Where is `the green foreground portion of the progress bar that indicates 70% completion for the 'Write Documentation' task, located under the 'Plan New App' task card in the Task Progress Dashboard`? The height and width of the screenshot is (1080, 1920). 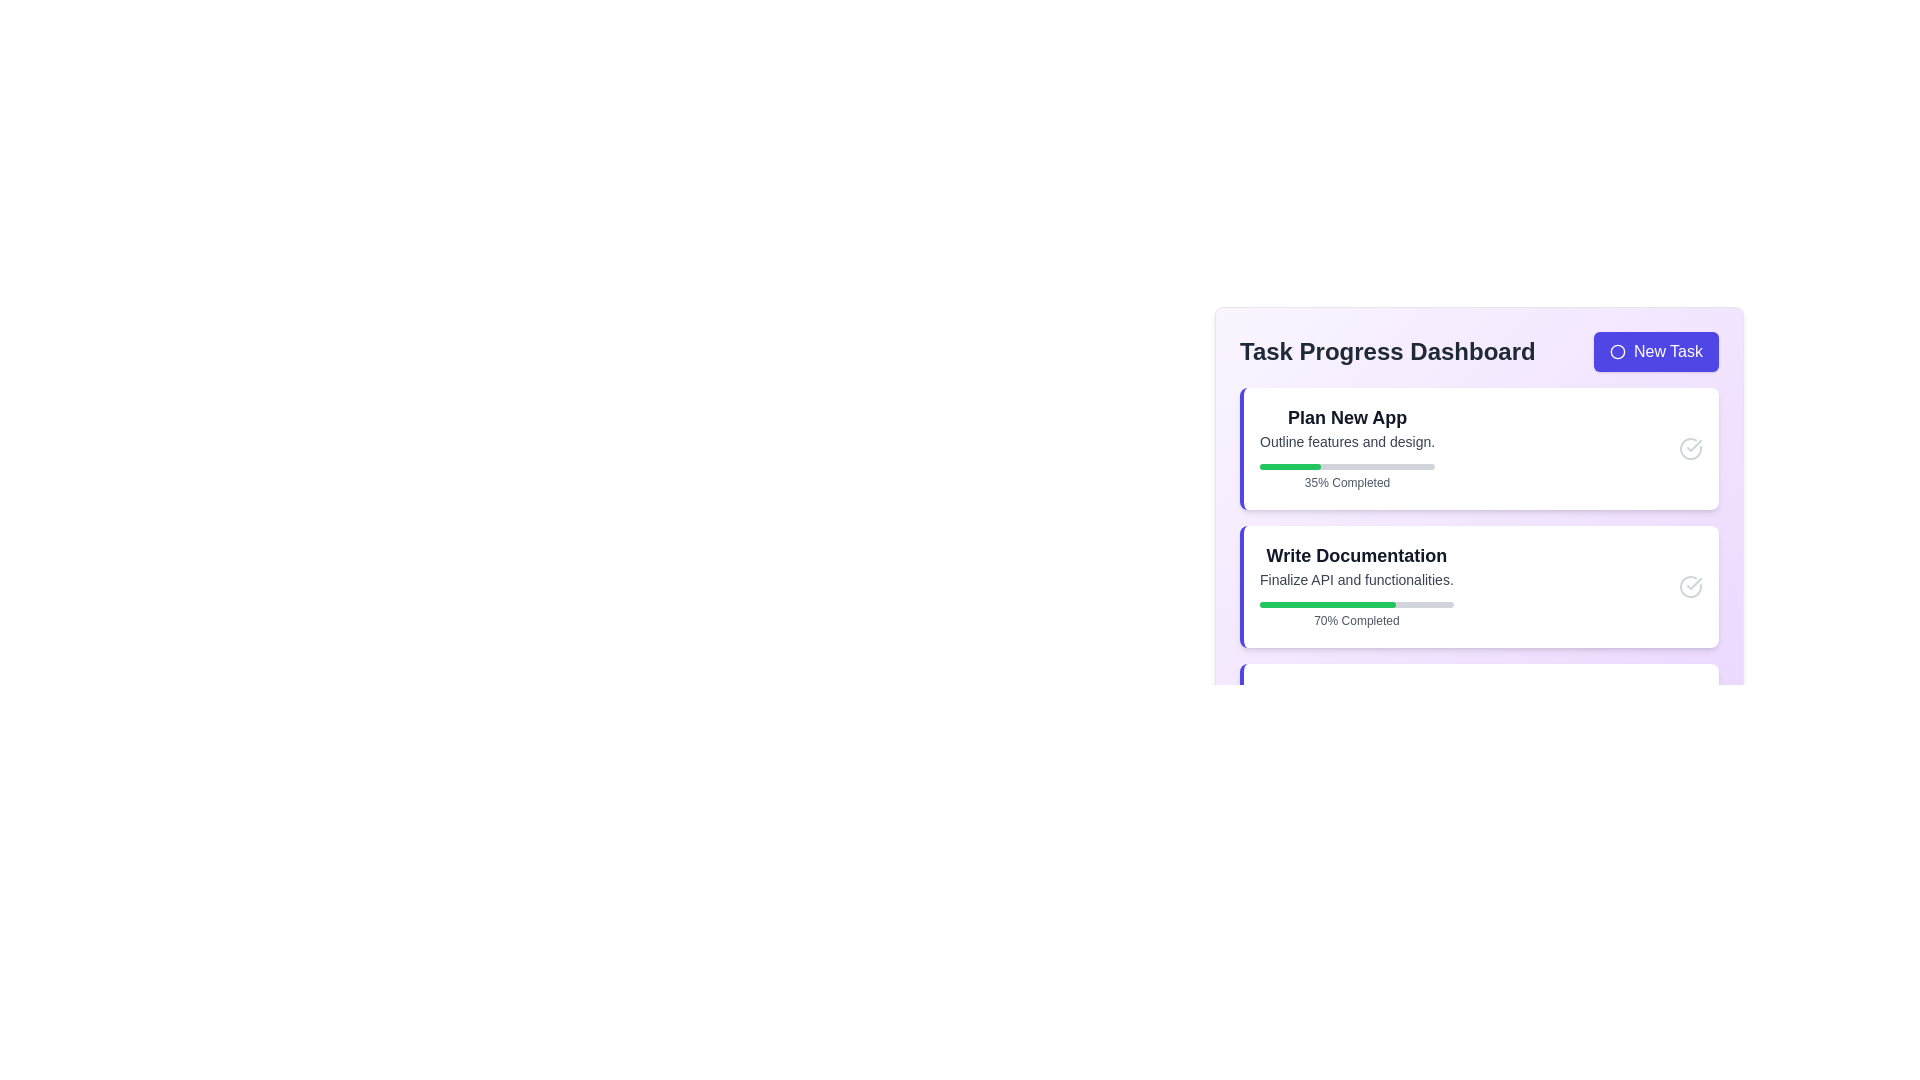 the green foreground portion of the progress bar that indicates 70% completion for the 'Write Documentation' task, located under the 'Plan New App' task card in the Task Progress Dashboard is located at coordinates (1327, 604).